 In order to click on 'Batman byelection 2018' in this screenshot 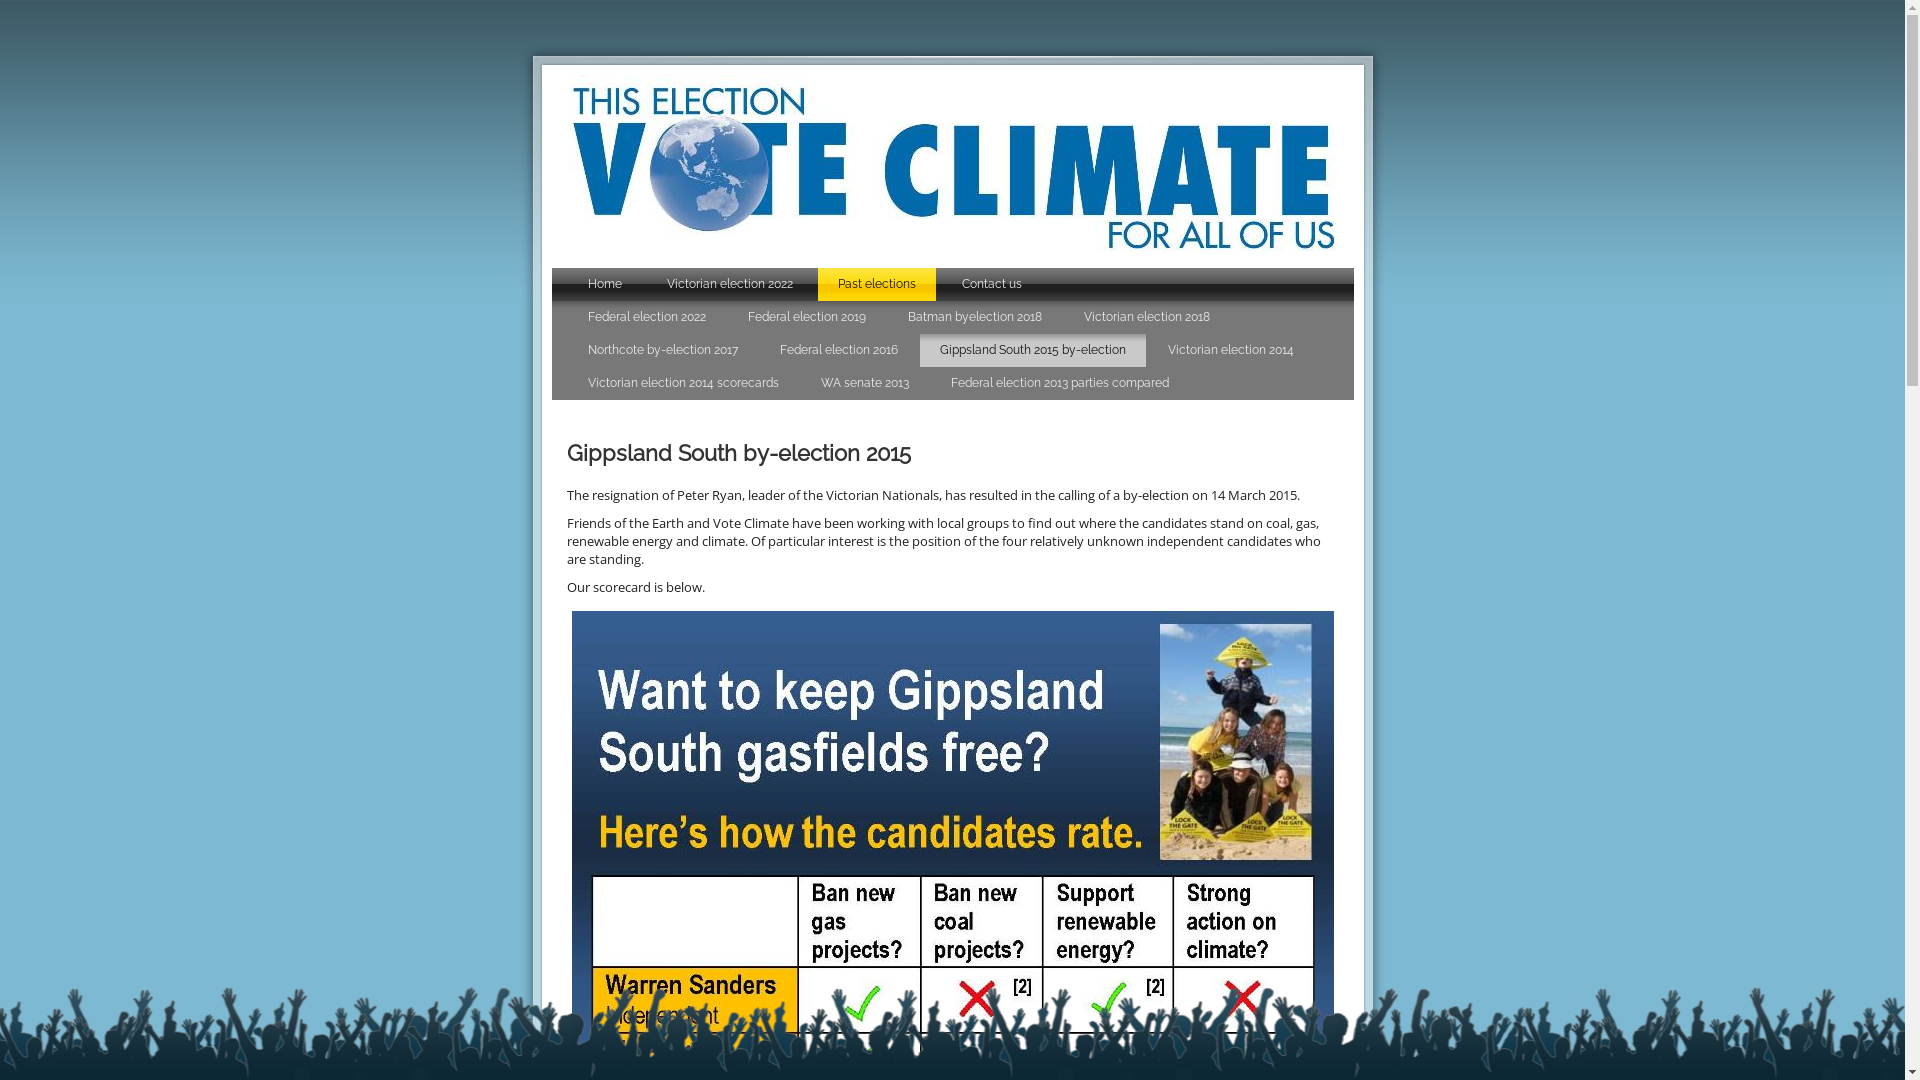, I will do `click(974, 316)`.